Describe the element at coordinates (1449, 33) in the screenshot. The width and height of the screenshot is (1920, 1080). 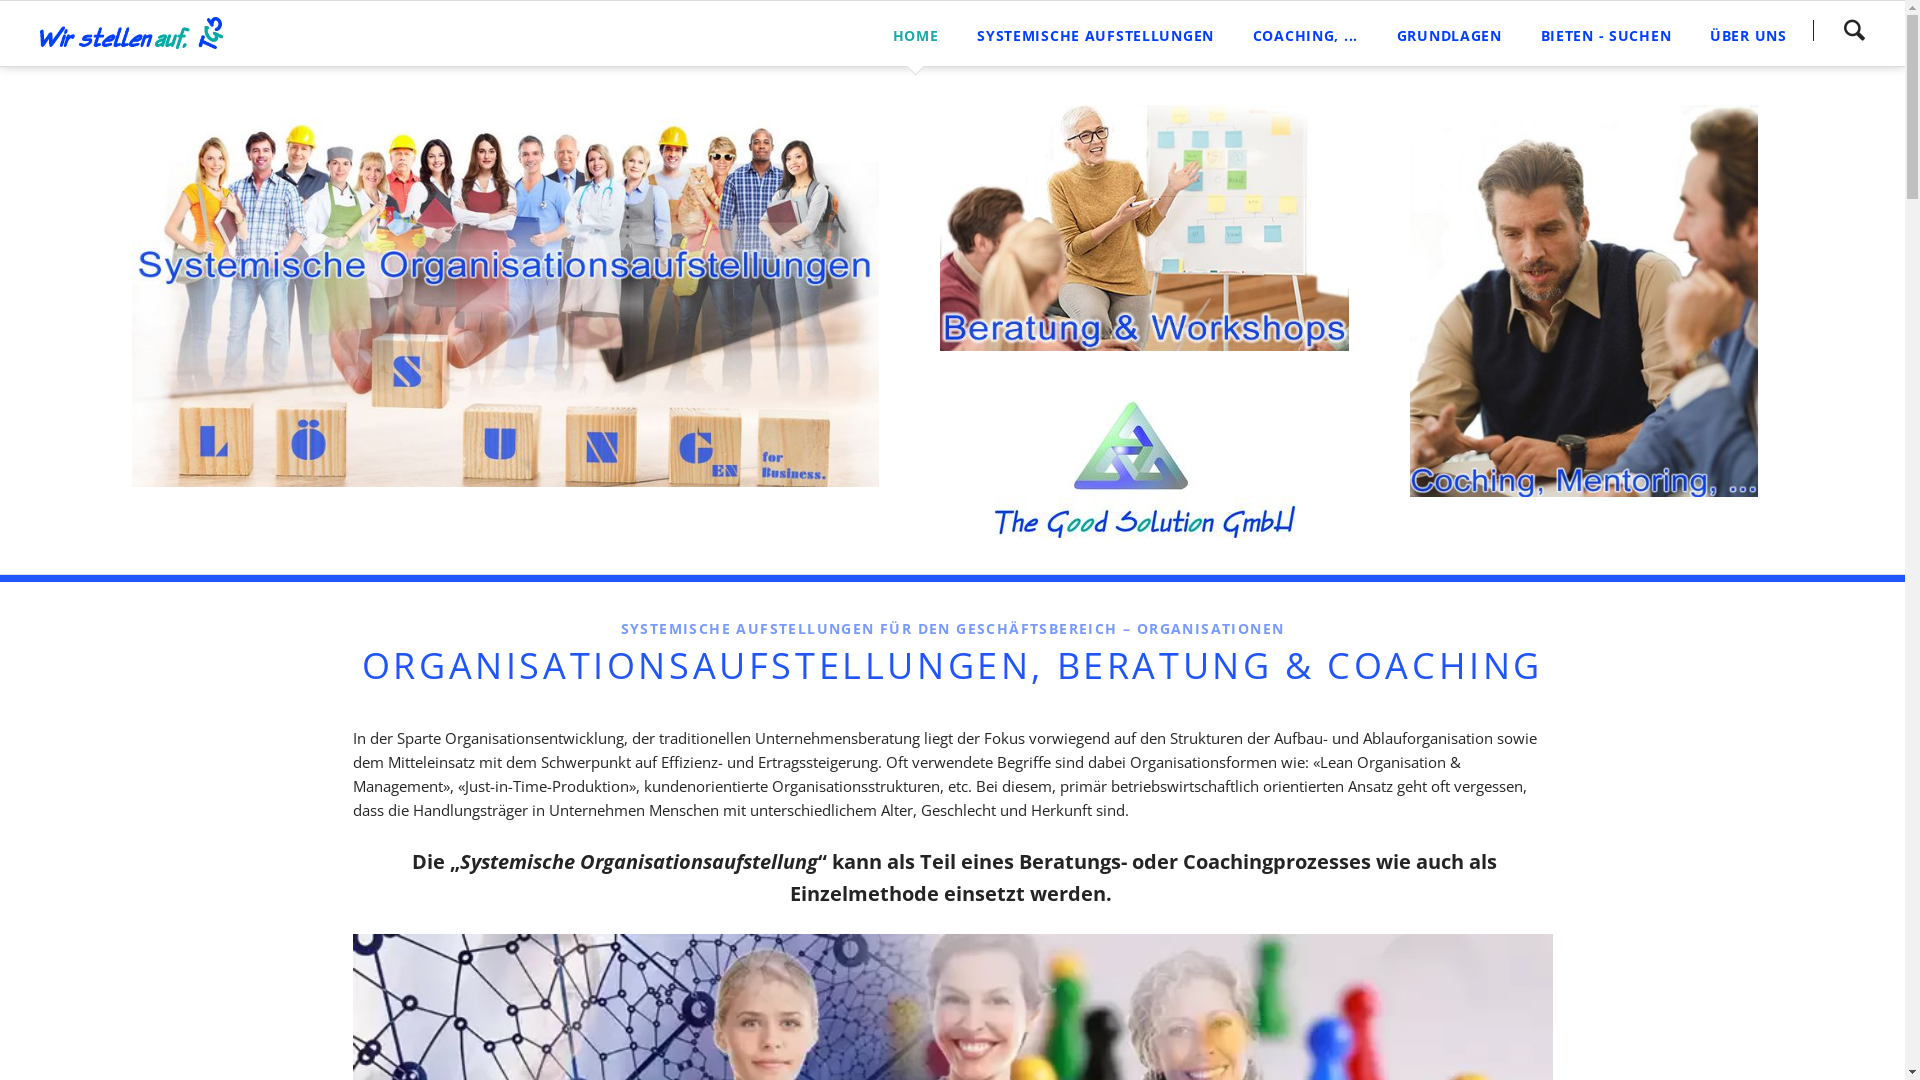
I see `'GRUNDLAGEN'` at that location.